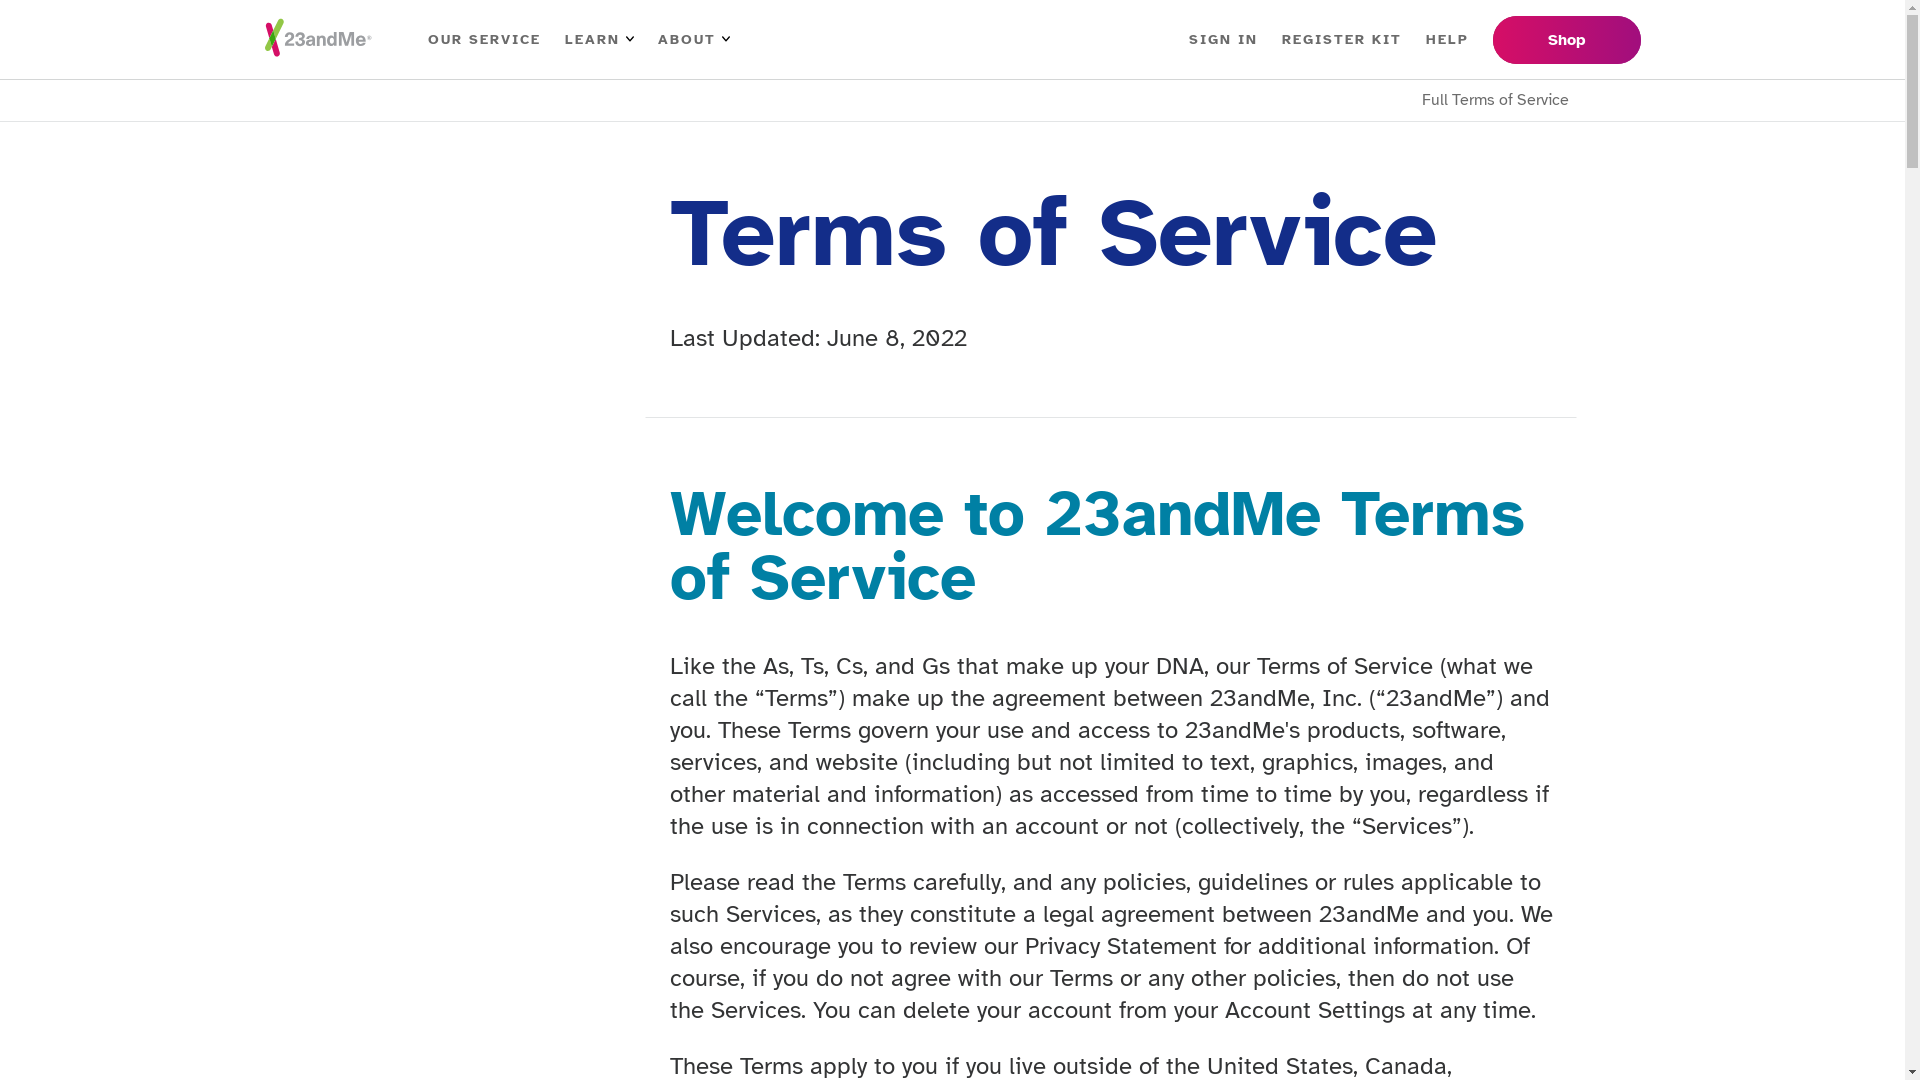  I want to click on 'OUR SERVICE', so click(426, 39).